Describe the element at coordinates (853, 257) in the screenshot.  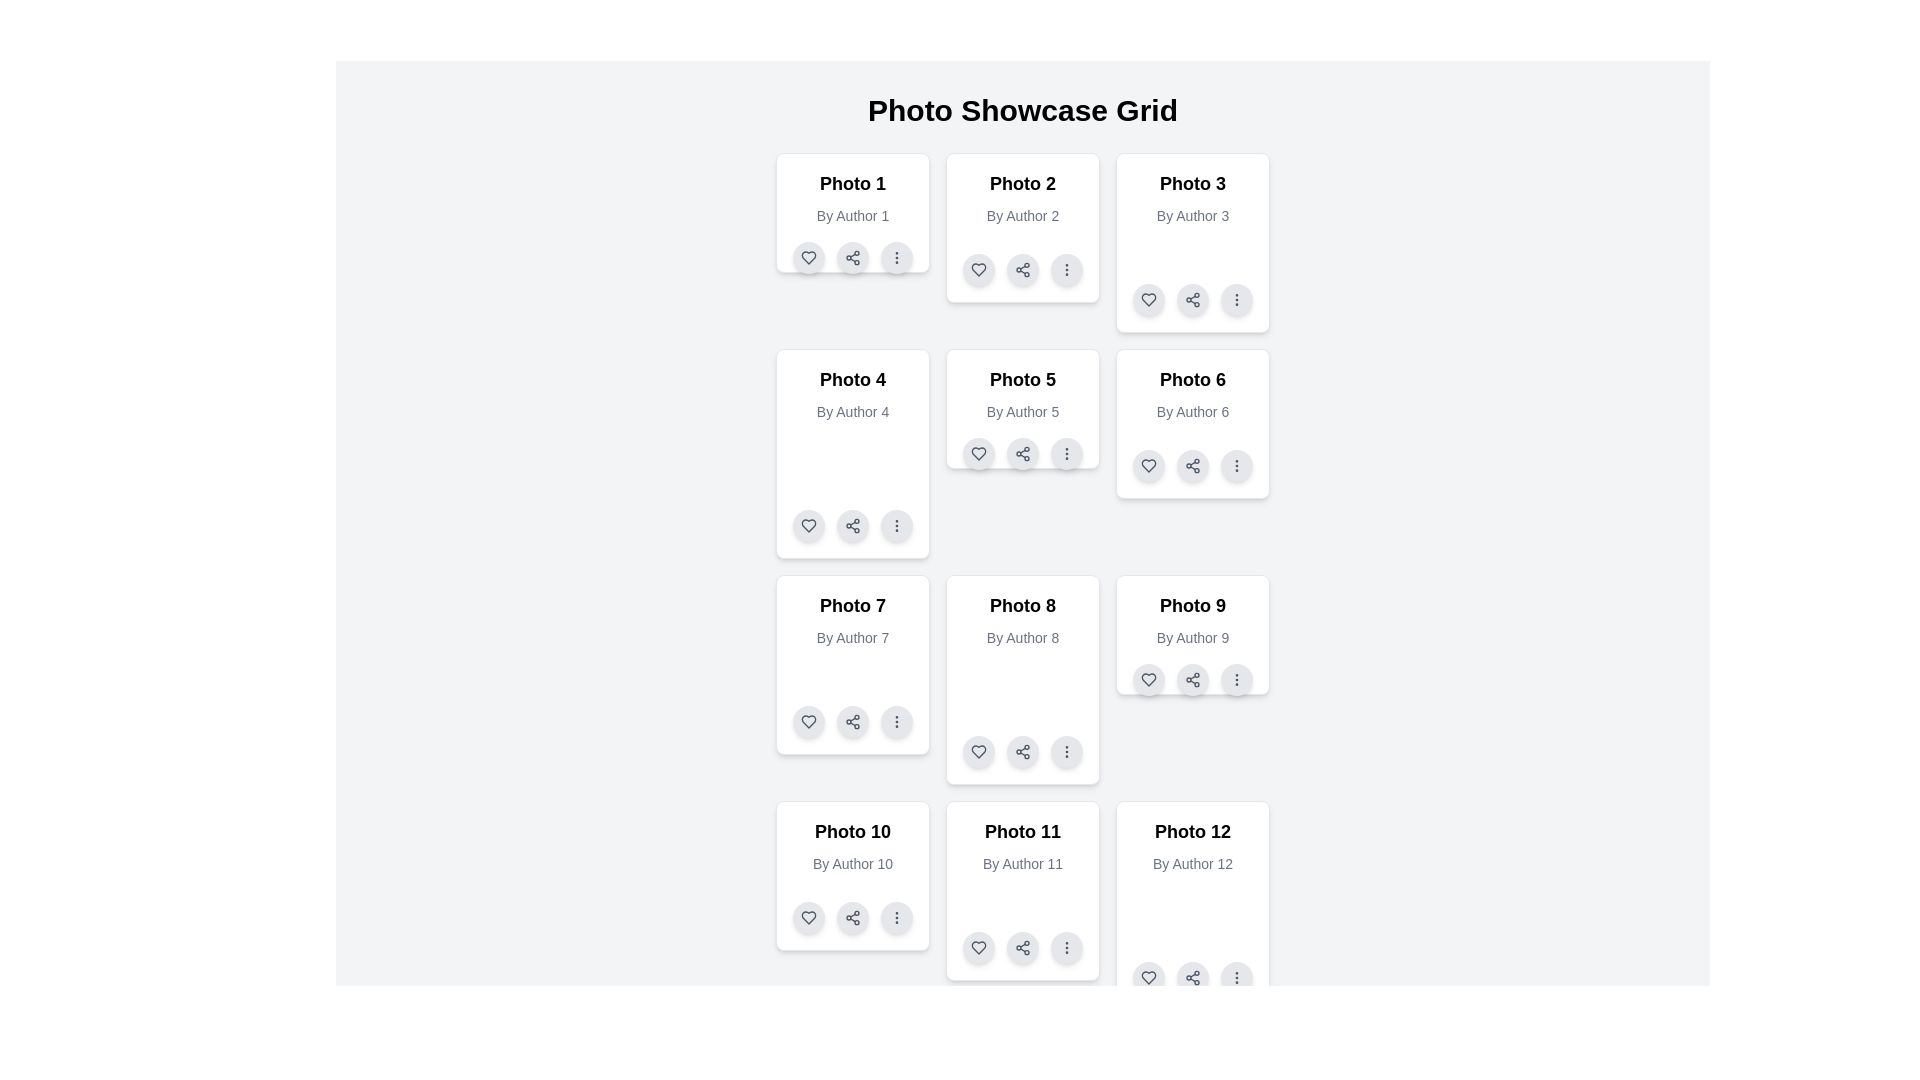
I see `the third interactive icon located at the bottom of the card labeled 'Photo 1 By Author 1'` at that location.